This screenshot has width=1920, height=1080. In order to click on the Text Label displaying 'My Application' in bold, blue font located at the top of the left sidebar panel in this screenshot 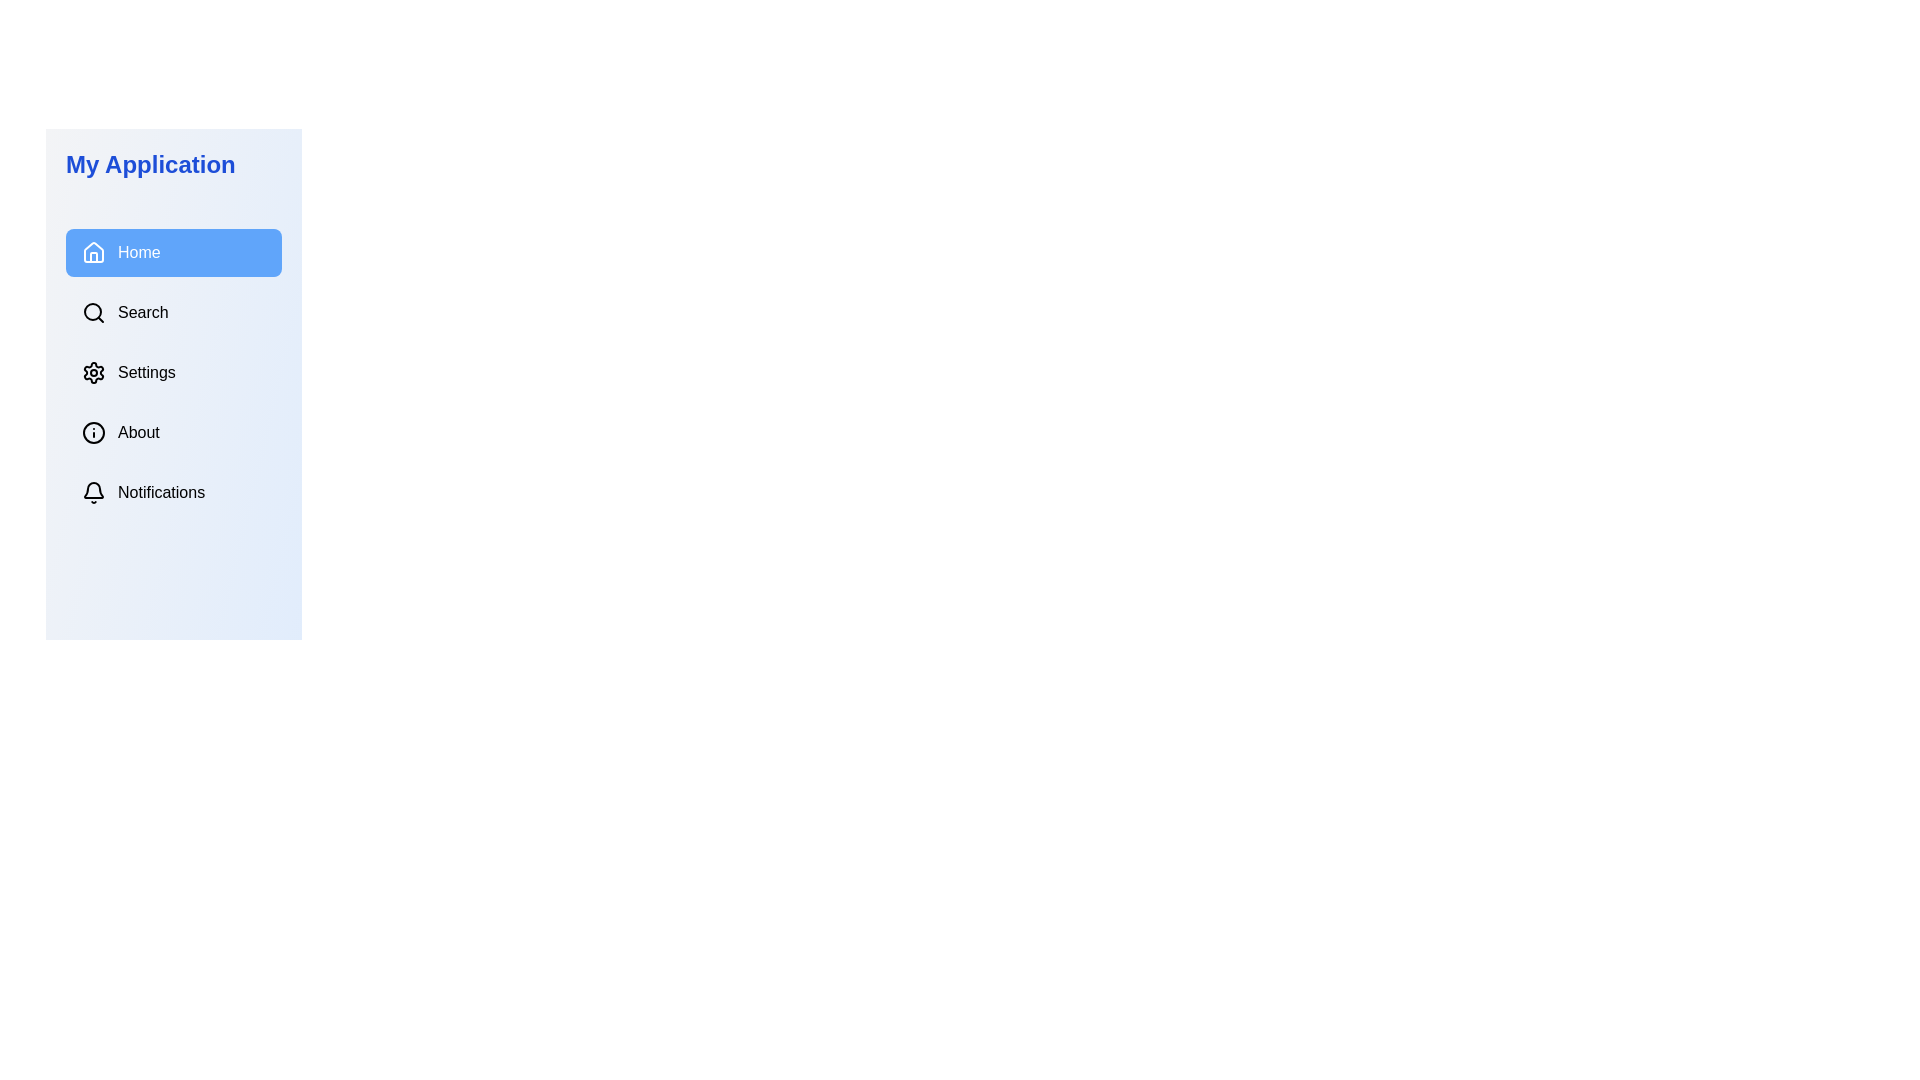, I will do `click(173, 164)`.